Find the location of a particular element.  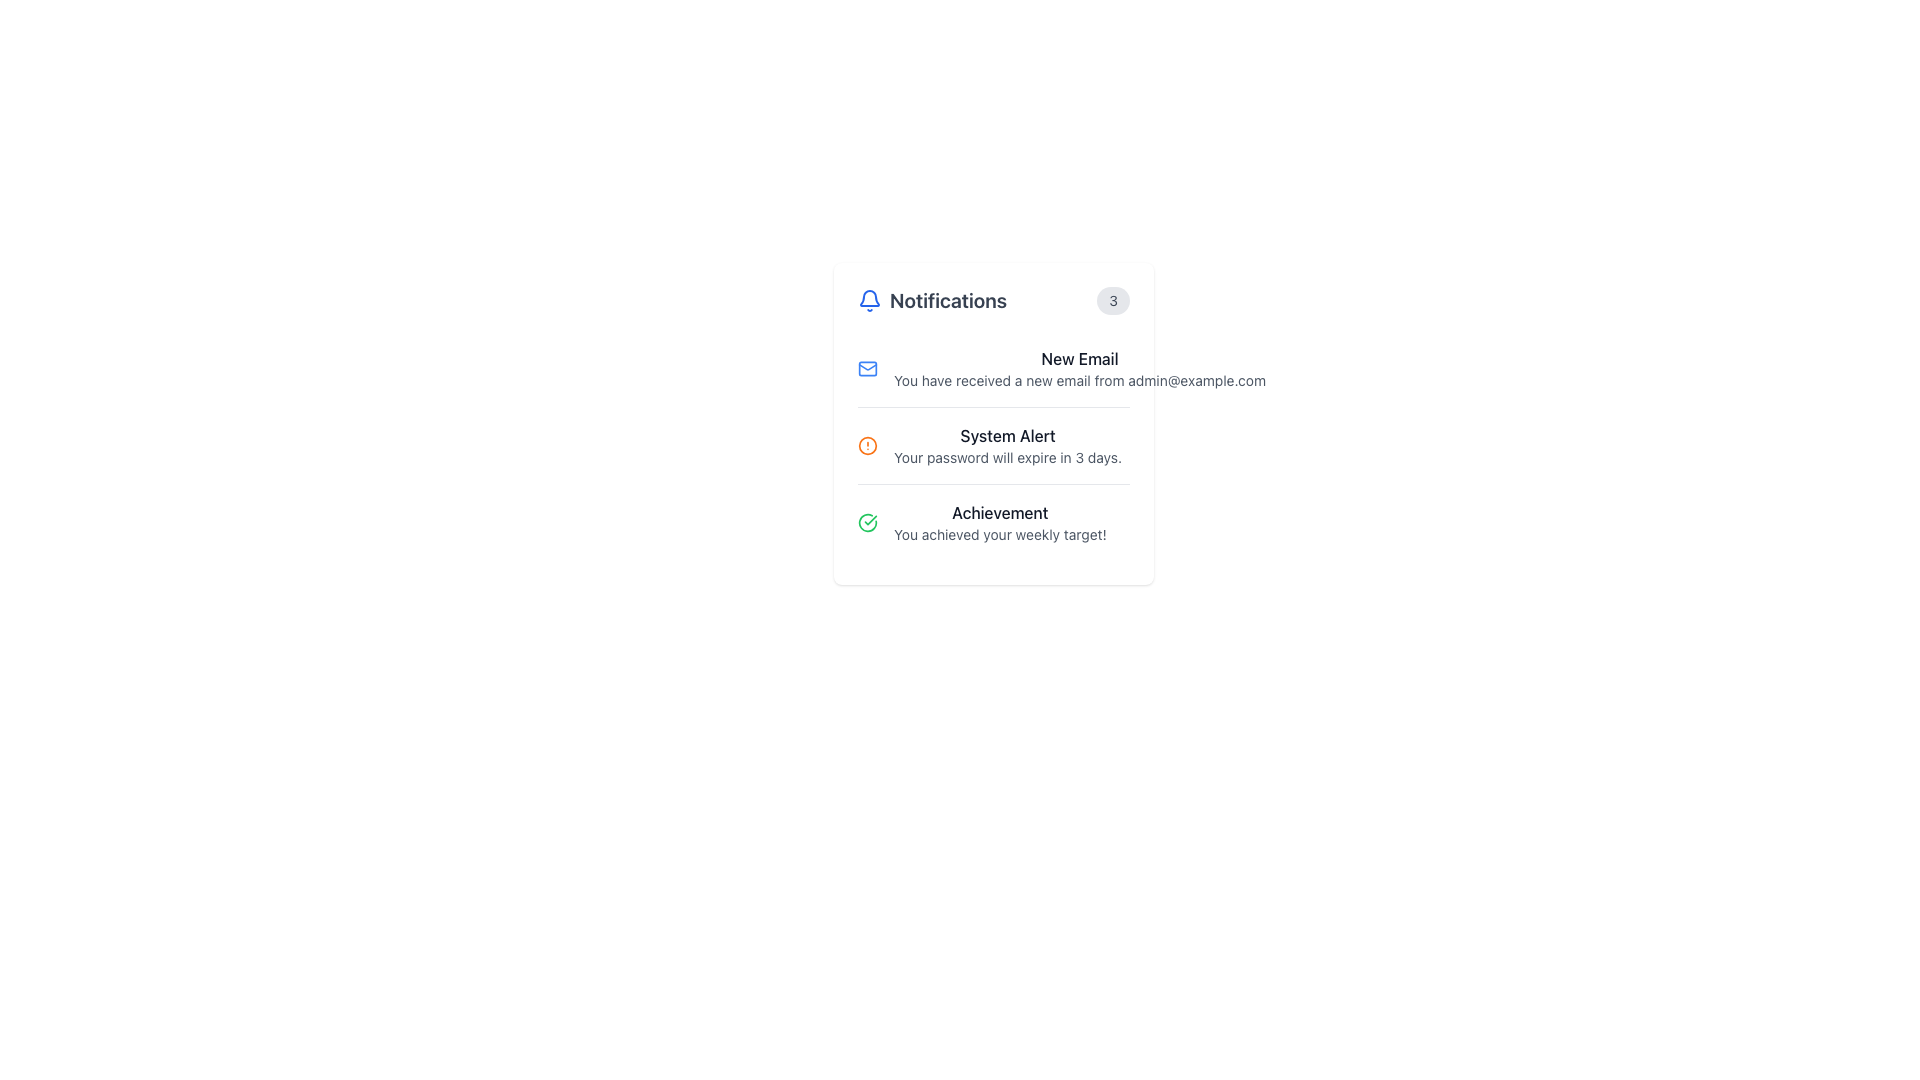

the small square-shaped envelope icon with a blue outline located to the left of the 'New Email' text in the notification panel is located at coordinates (868, 369).